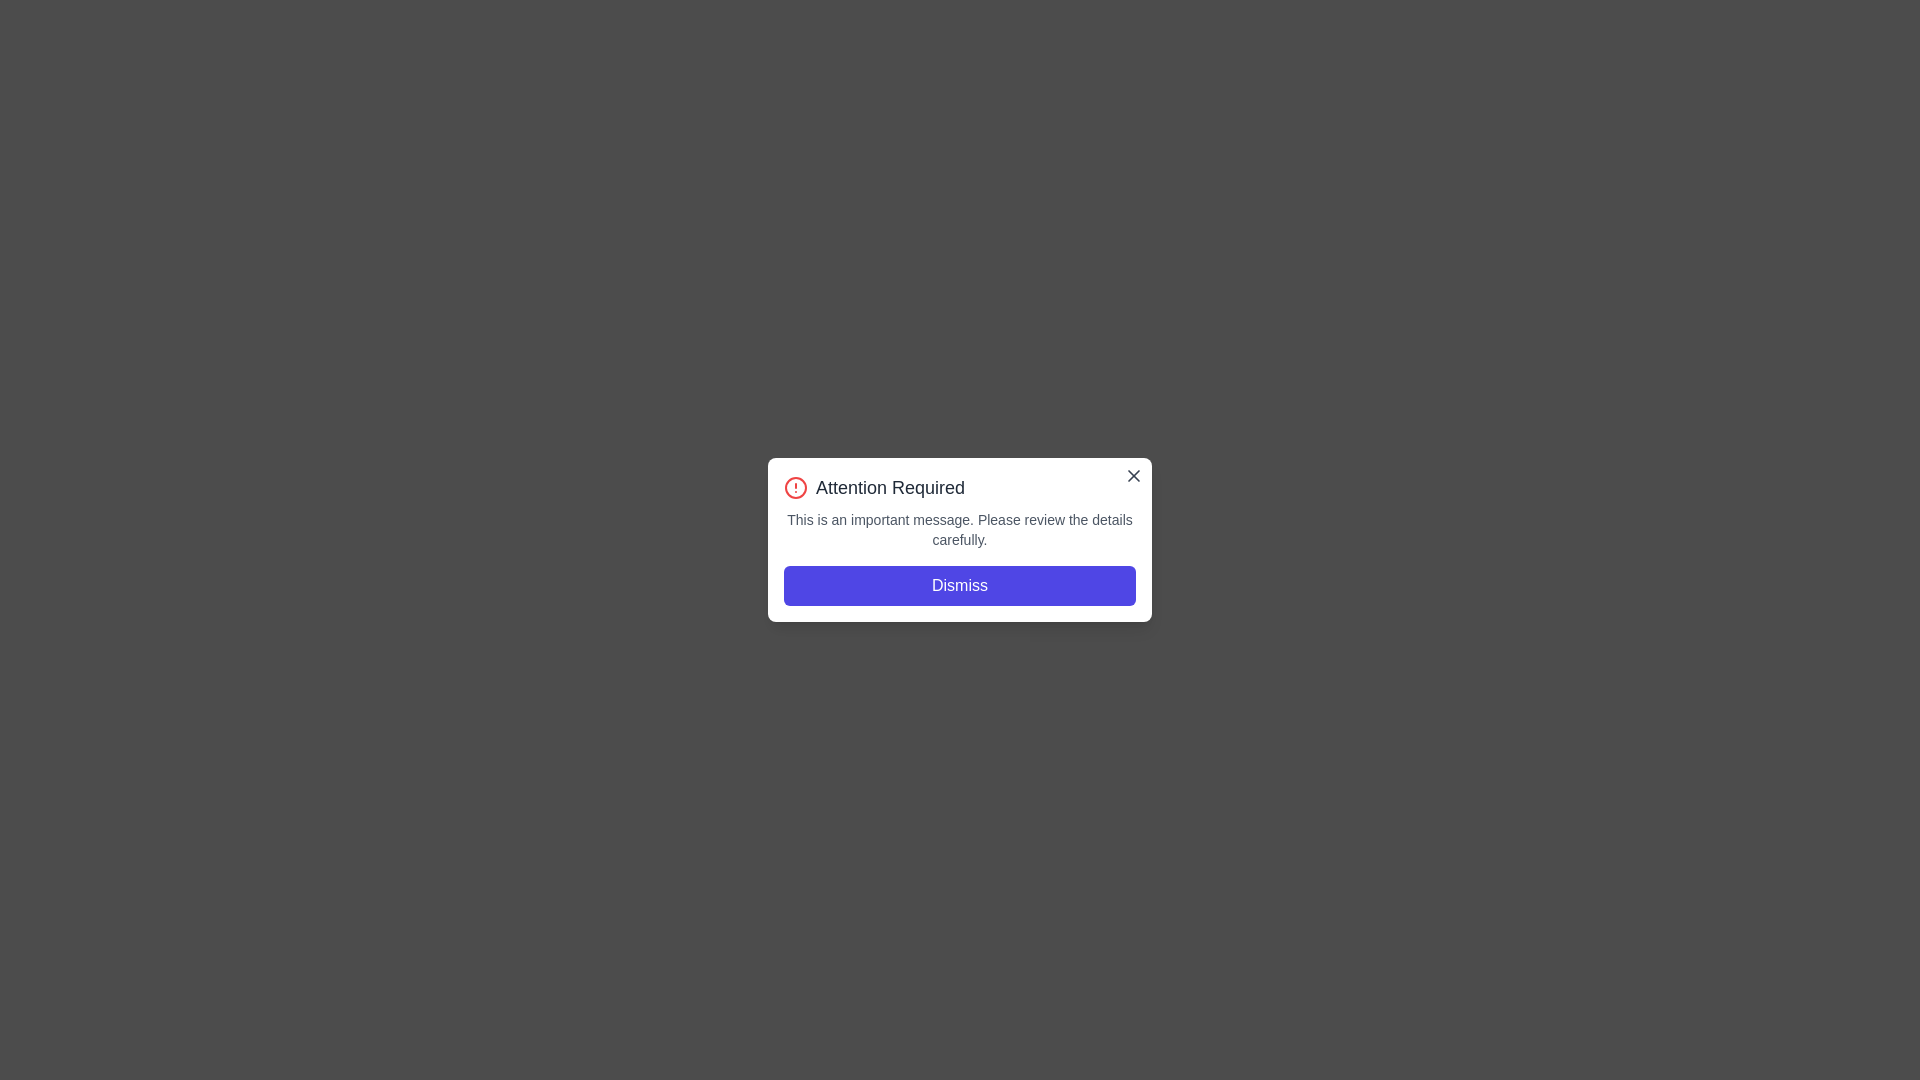  I want to click on the Text Display element that conveys an important message, located inside a white, rounded-corner modal, beneath the 'Attention Required' title and above the 'Dismiss' button, so click(960, 528).